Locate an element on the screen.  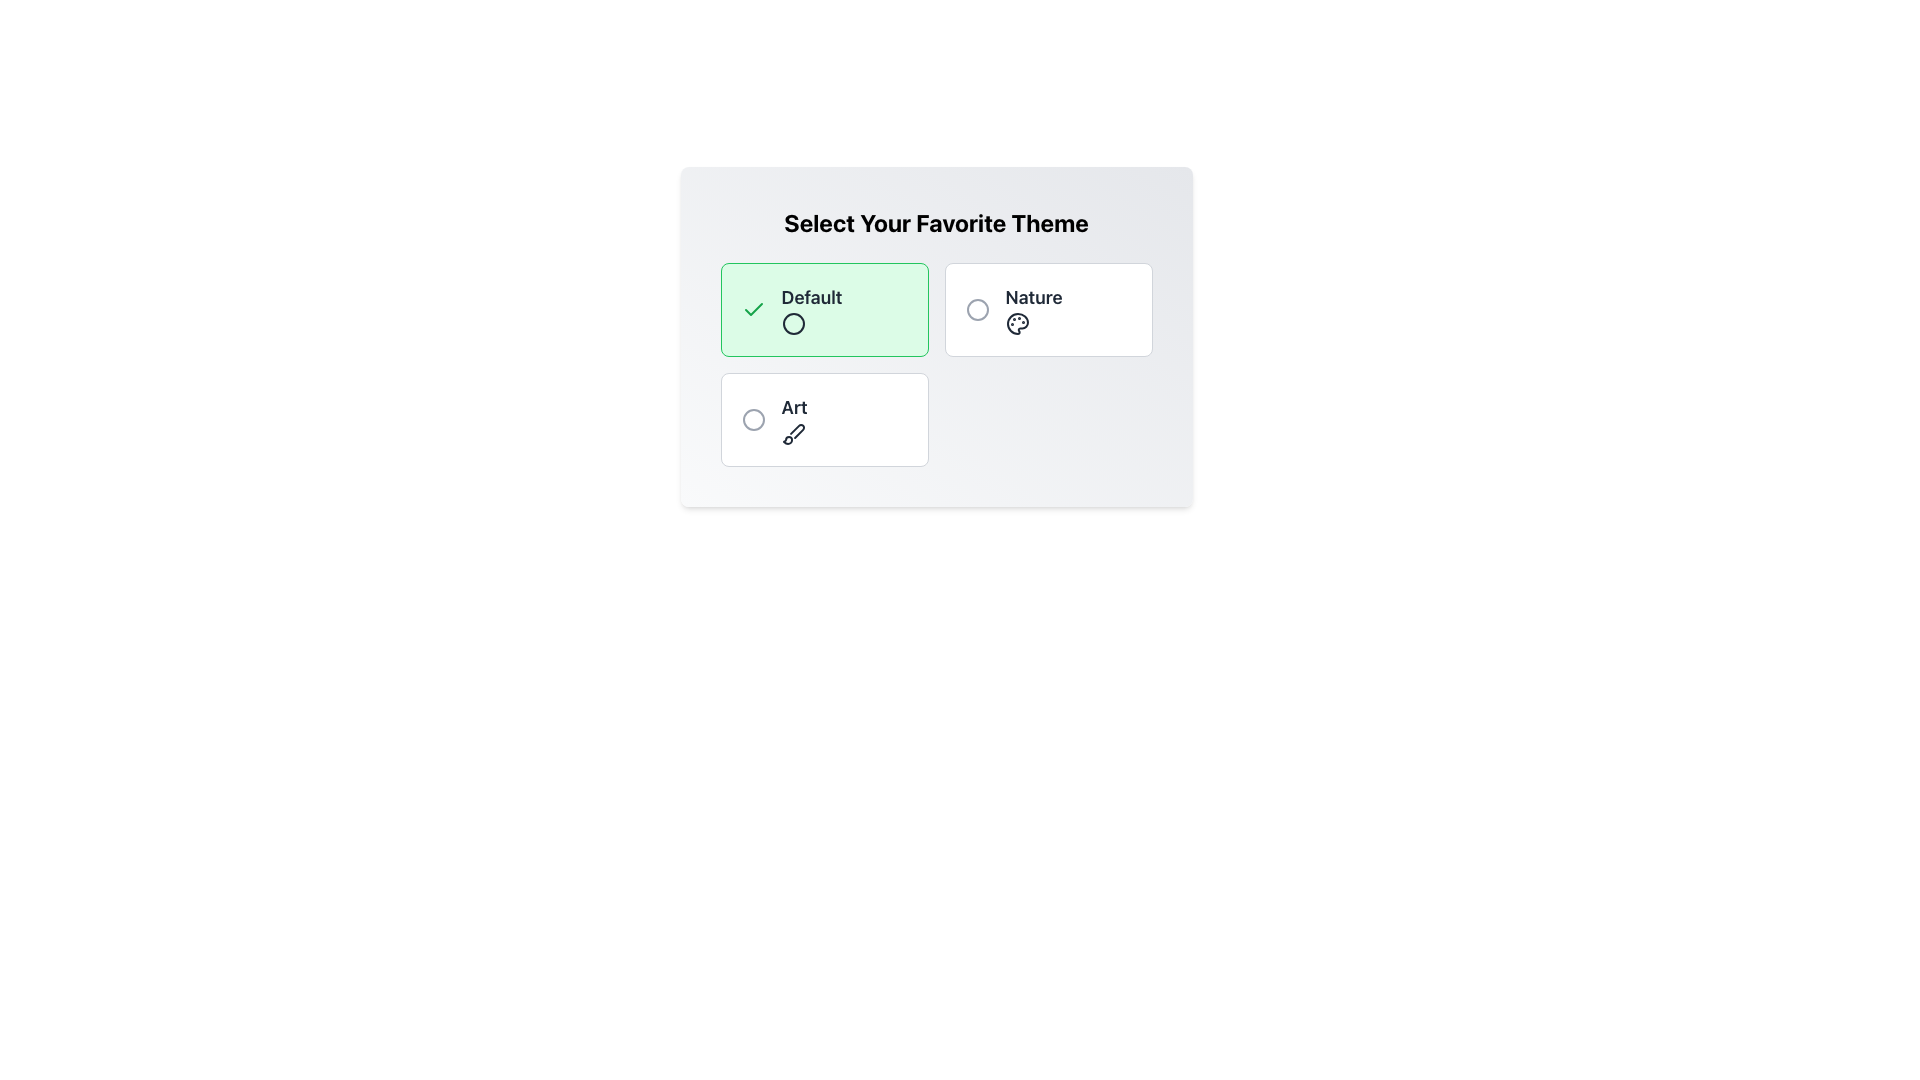
properties of the painter’s palette icon, which is styled in a darker tone on a lighter background and is located next to the text 'Nature' in the theme selection interface is located at coordinates (1033, 323).